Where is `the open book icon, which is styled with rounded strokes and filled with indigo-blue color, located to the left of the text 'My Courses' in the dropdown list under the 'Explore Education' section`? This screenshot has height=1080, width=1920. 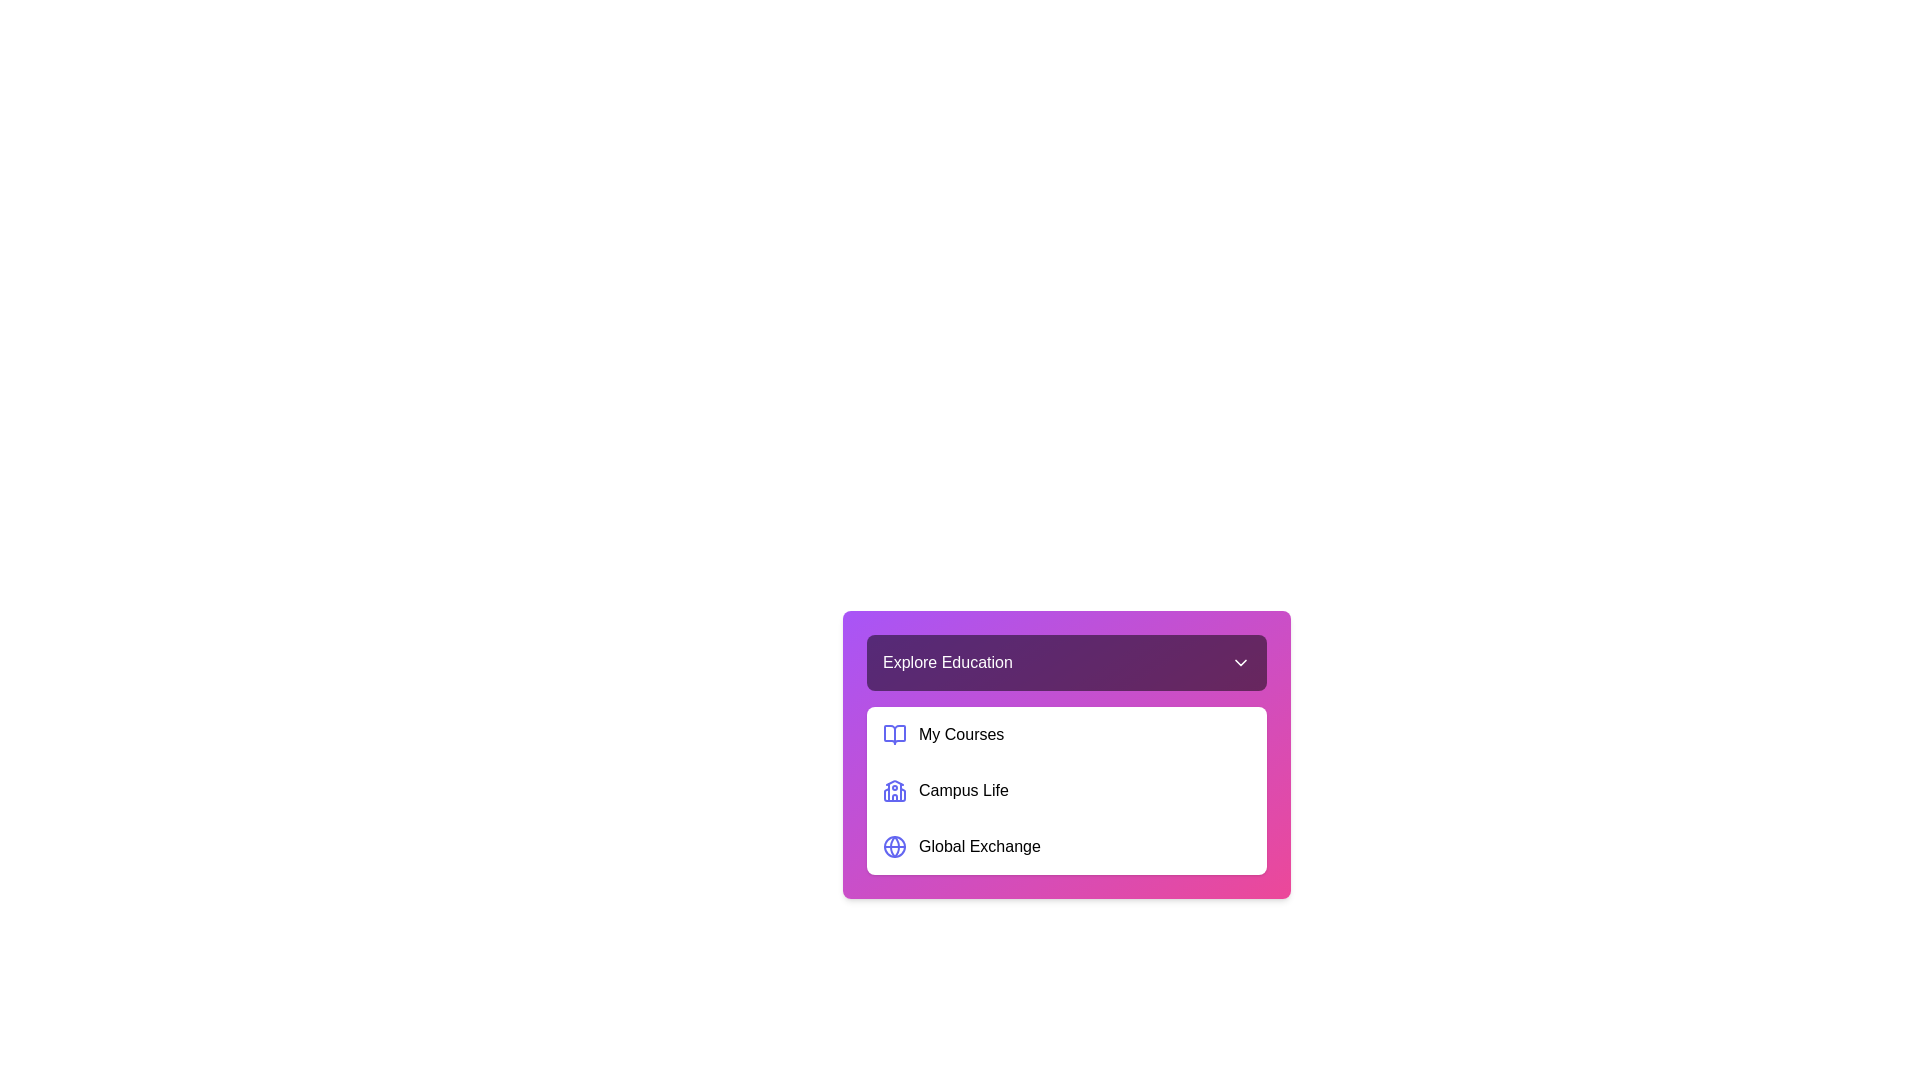
the open book icon, which is styled with rounded strokes and filled with indigo-blue color, located to the left of the text 'My Courses' in the dropdown list under the 'Explore Education' section is located at coordinates (893, 735).